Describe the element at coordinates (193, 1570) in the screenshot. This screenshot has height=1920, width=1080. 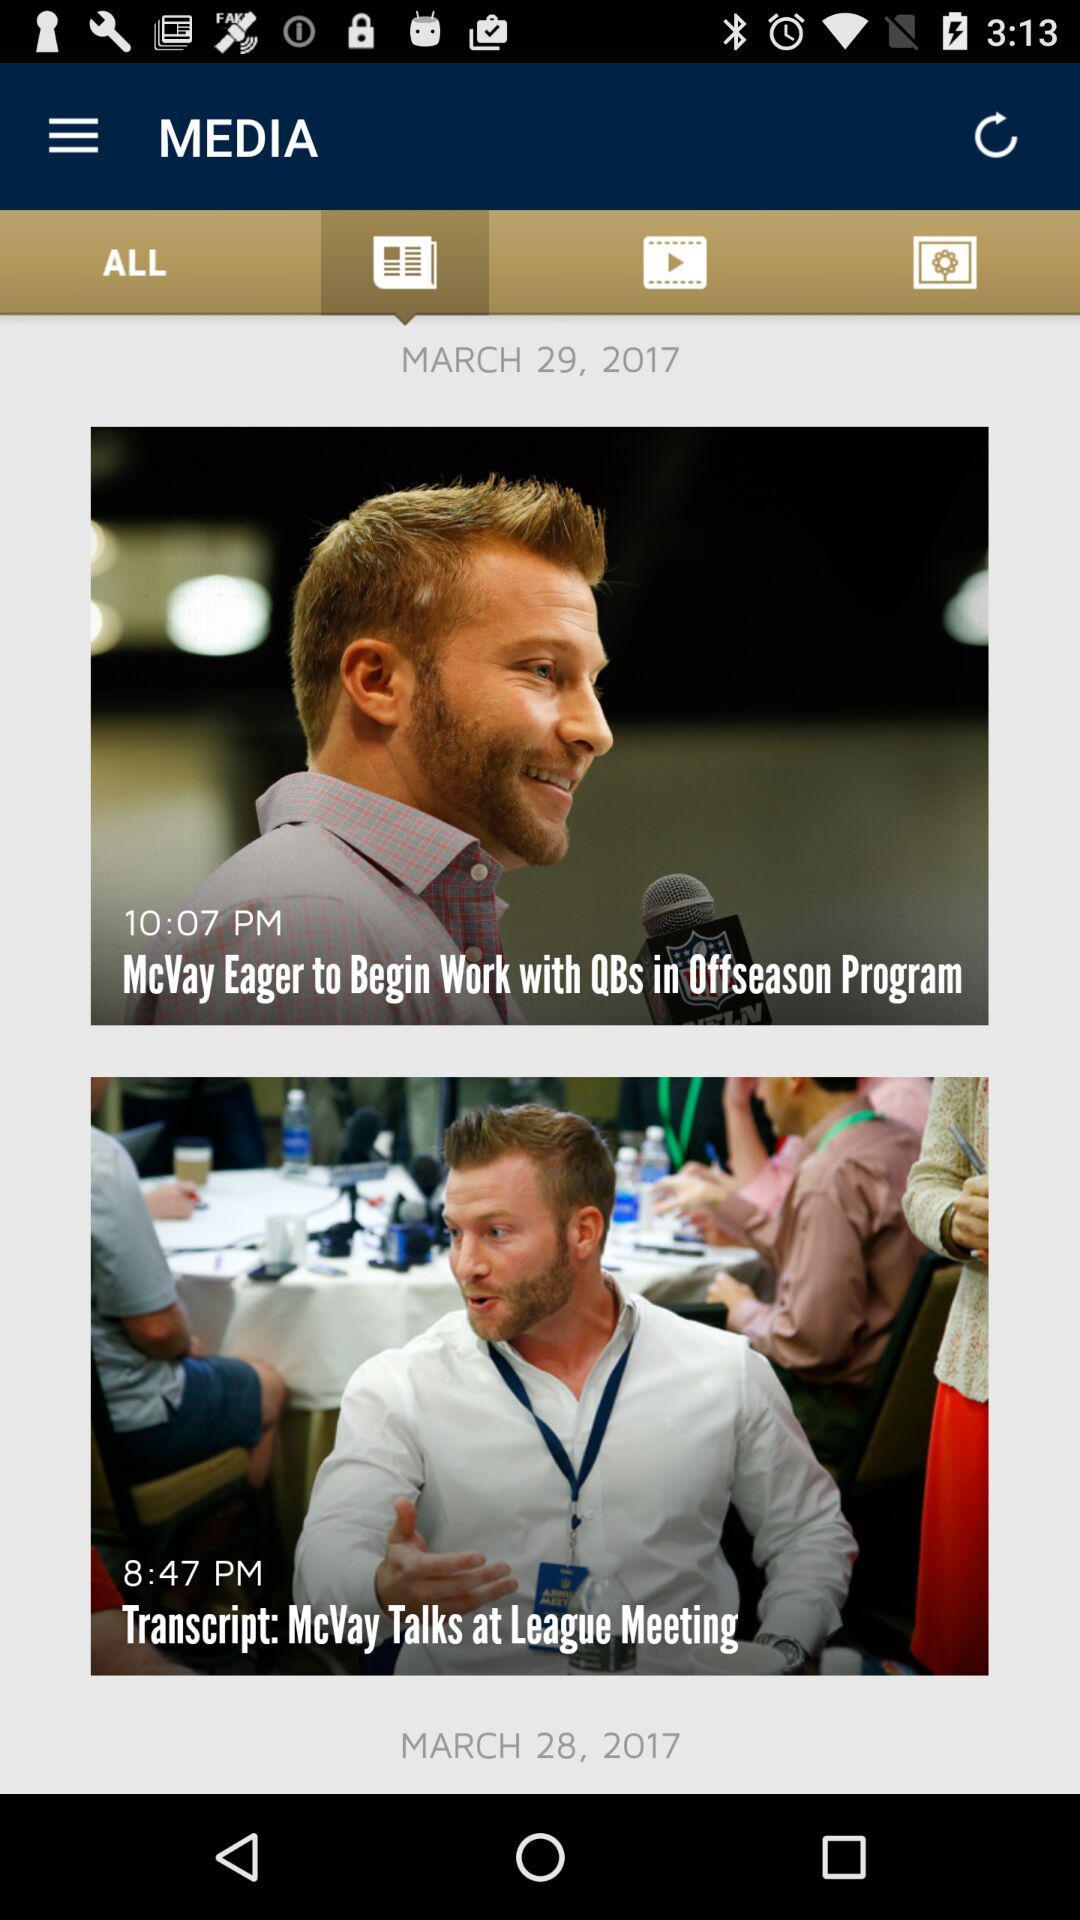
I see `8:47 pm at the bottom left corner` at that location.